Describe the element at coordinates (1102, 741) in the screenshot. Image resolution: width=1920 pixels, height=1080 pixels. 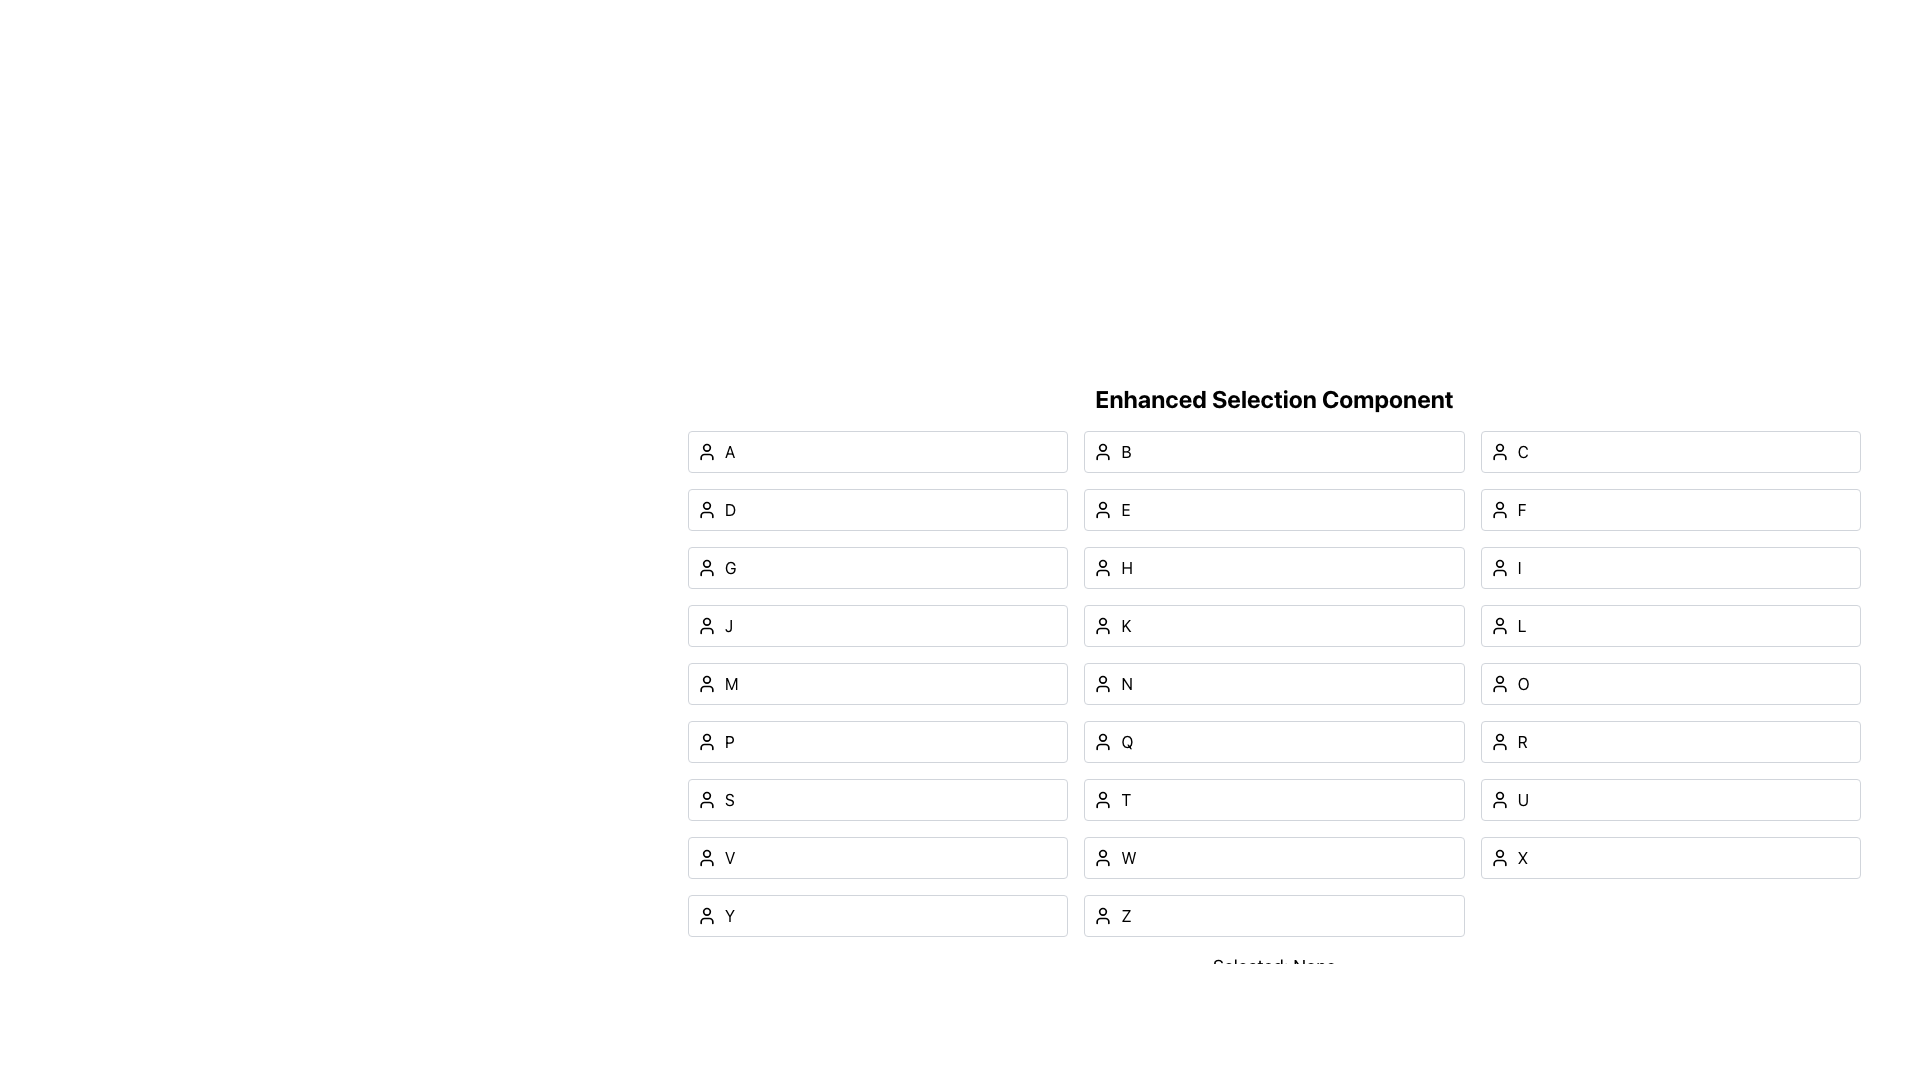
I see `the decorative user icon located to the left of the letter 'Q' inside the button in the fifth row and third column of the button grid` at that location.